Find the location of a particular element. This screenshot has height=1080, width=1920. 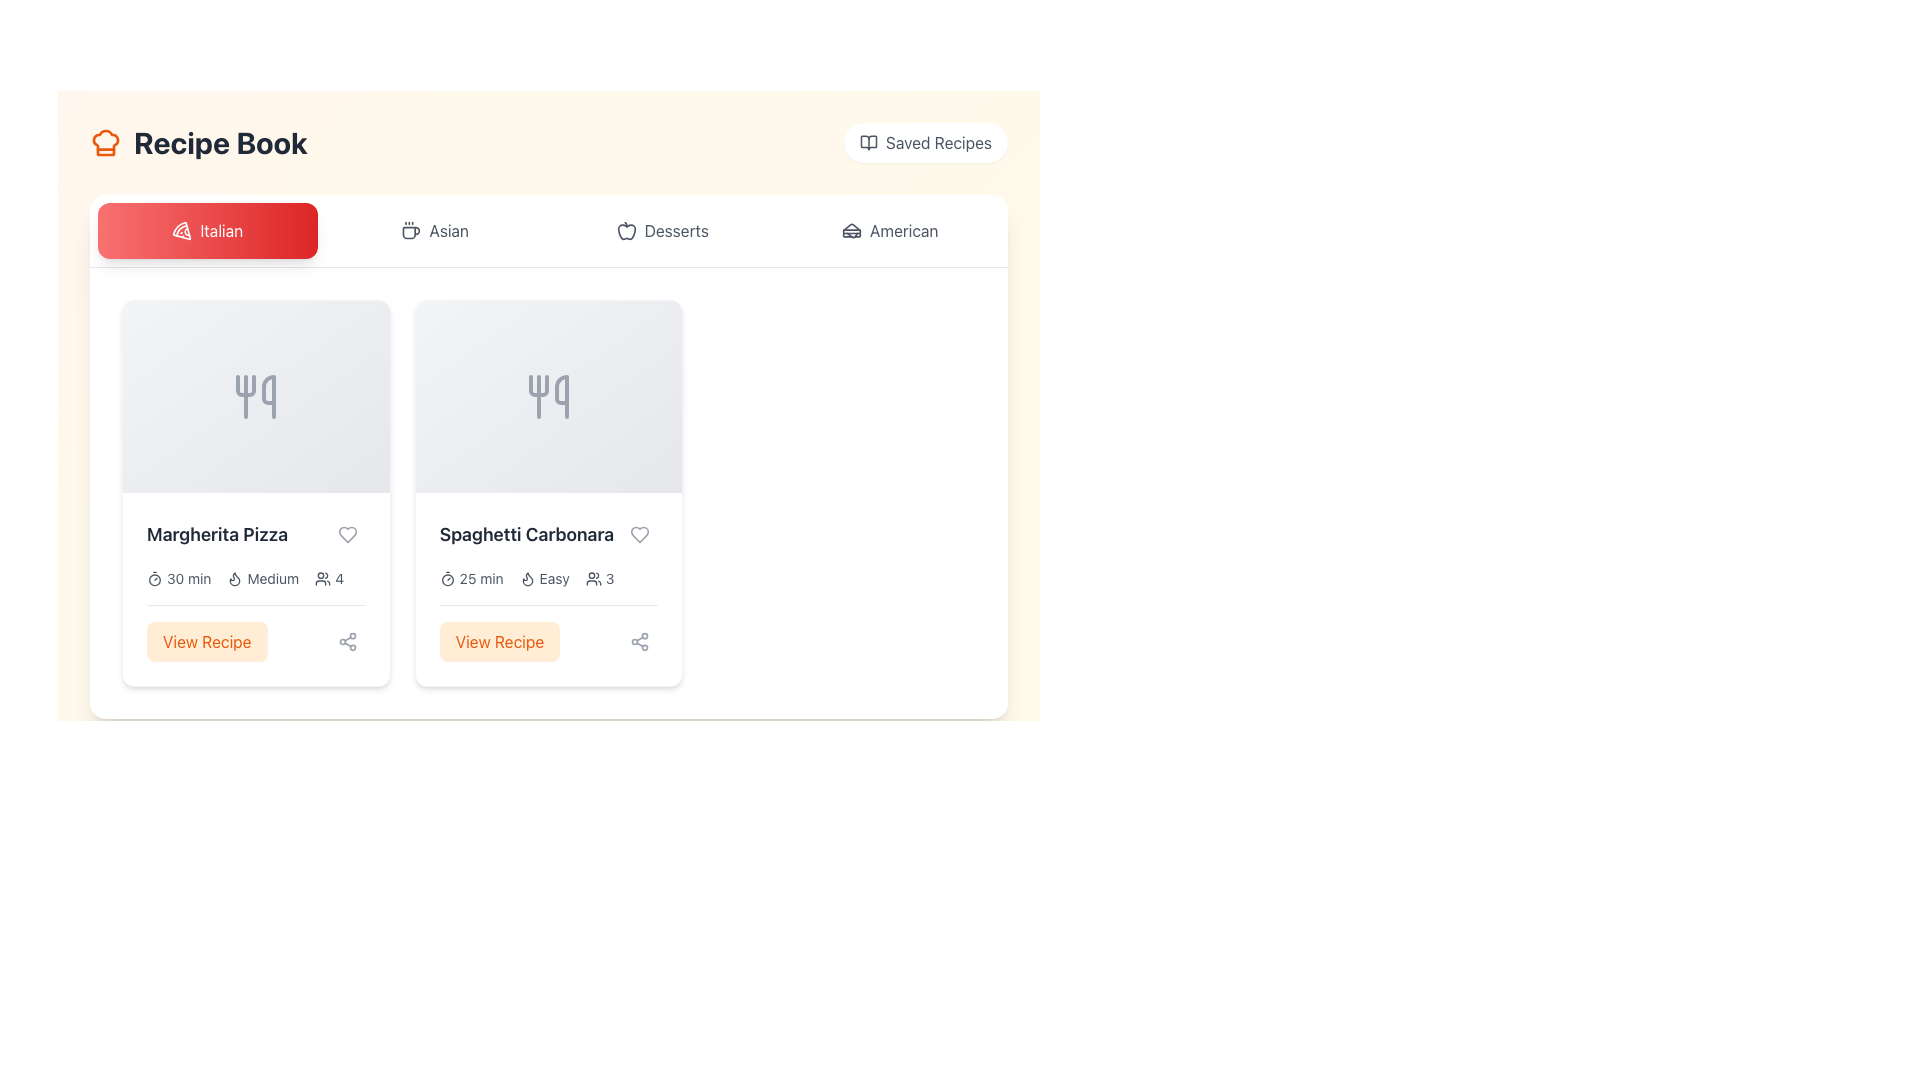

the favorite button located to the right of the 'Margherita Pizza' title to apply hover styles is located at coordinates (347, 534).